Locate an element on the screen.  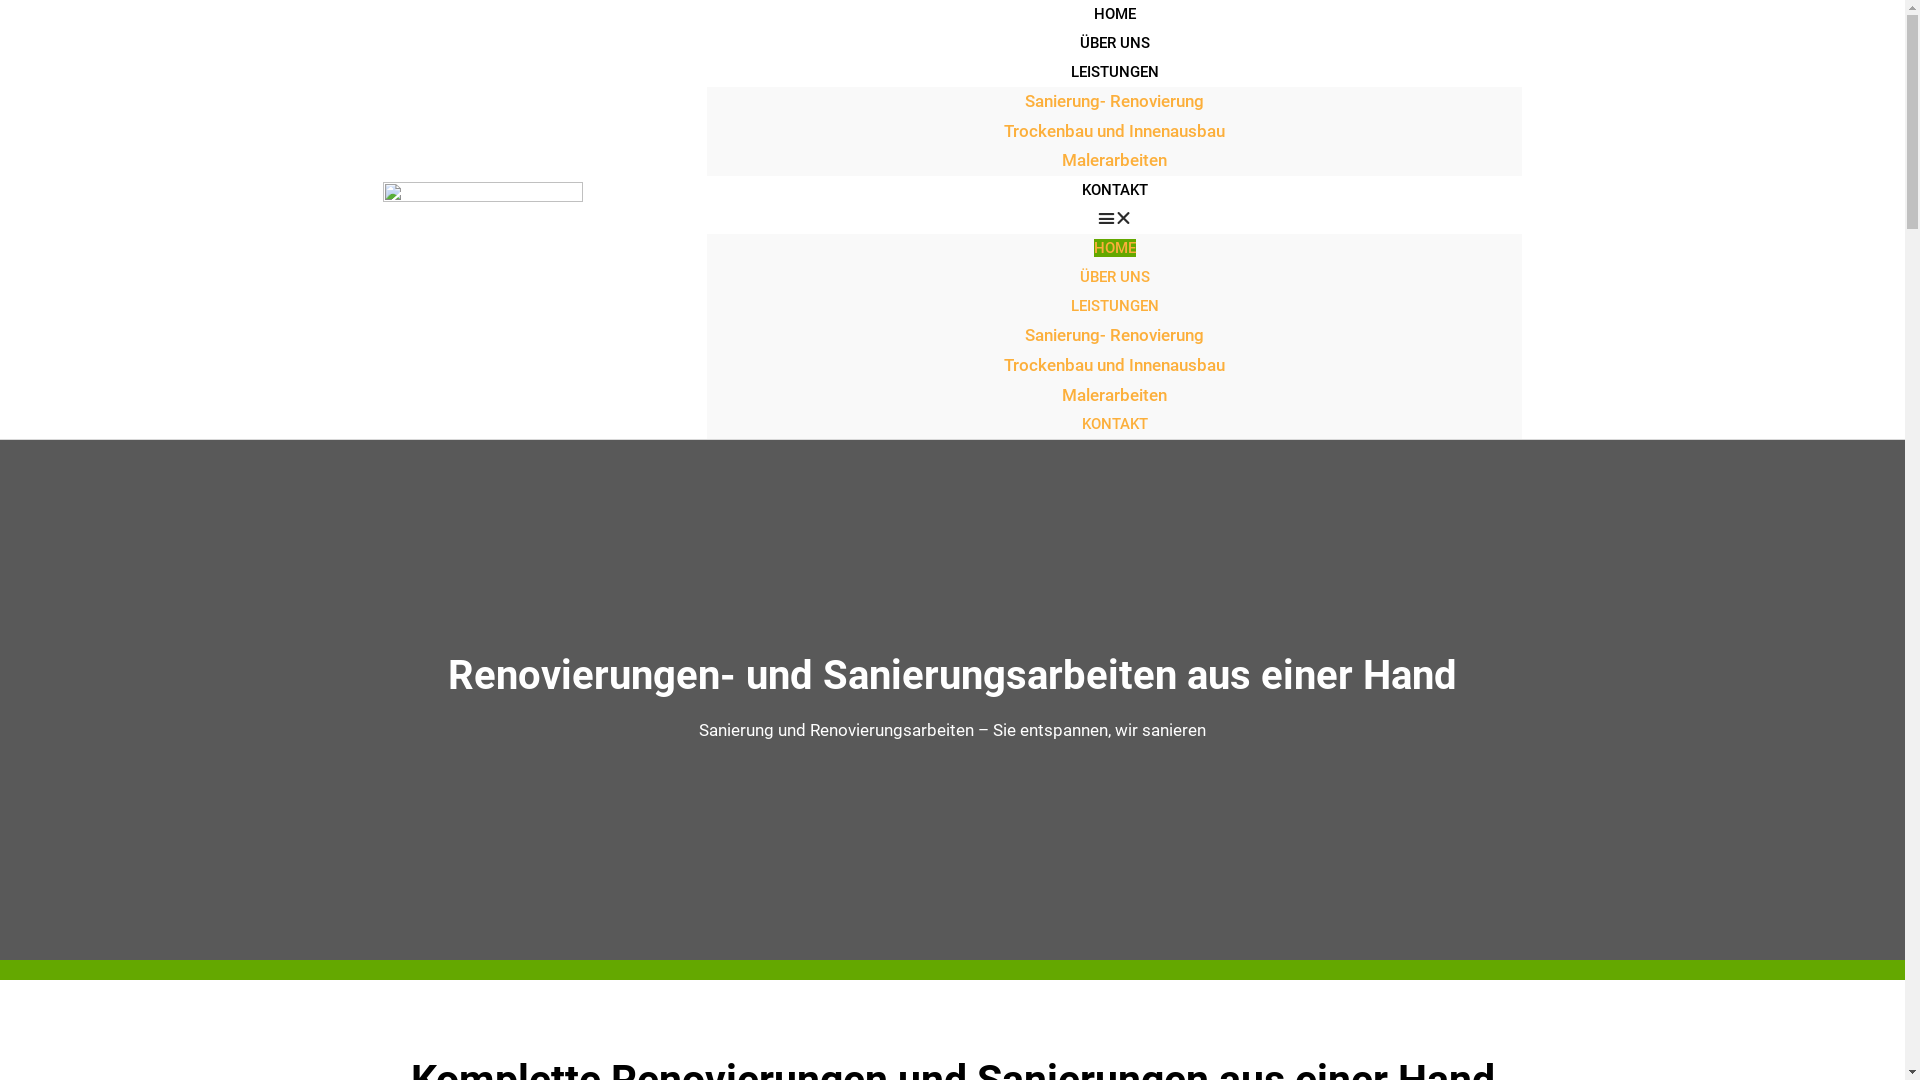
'KONTAKT' is located at coordinates (1113, 423).